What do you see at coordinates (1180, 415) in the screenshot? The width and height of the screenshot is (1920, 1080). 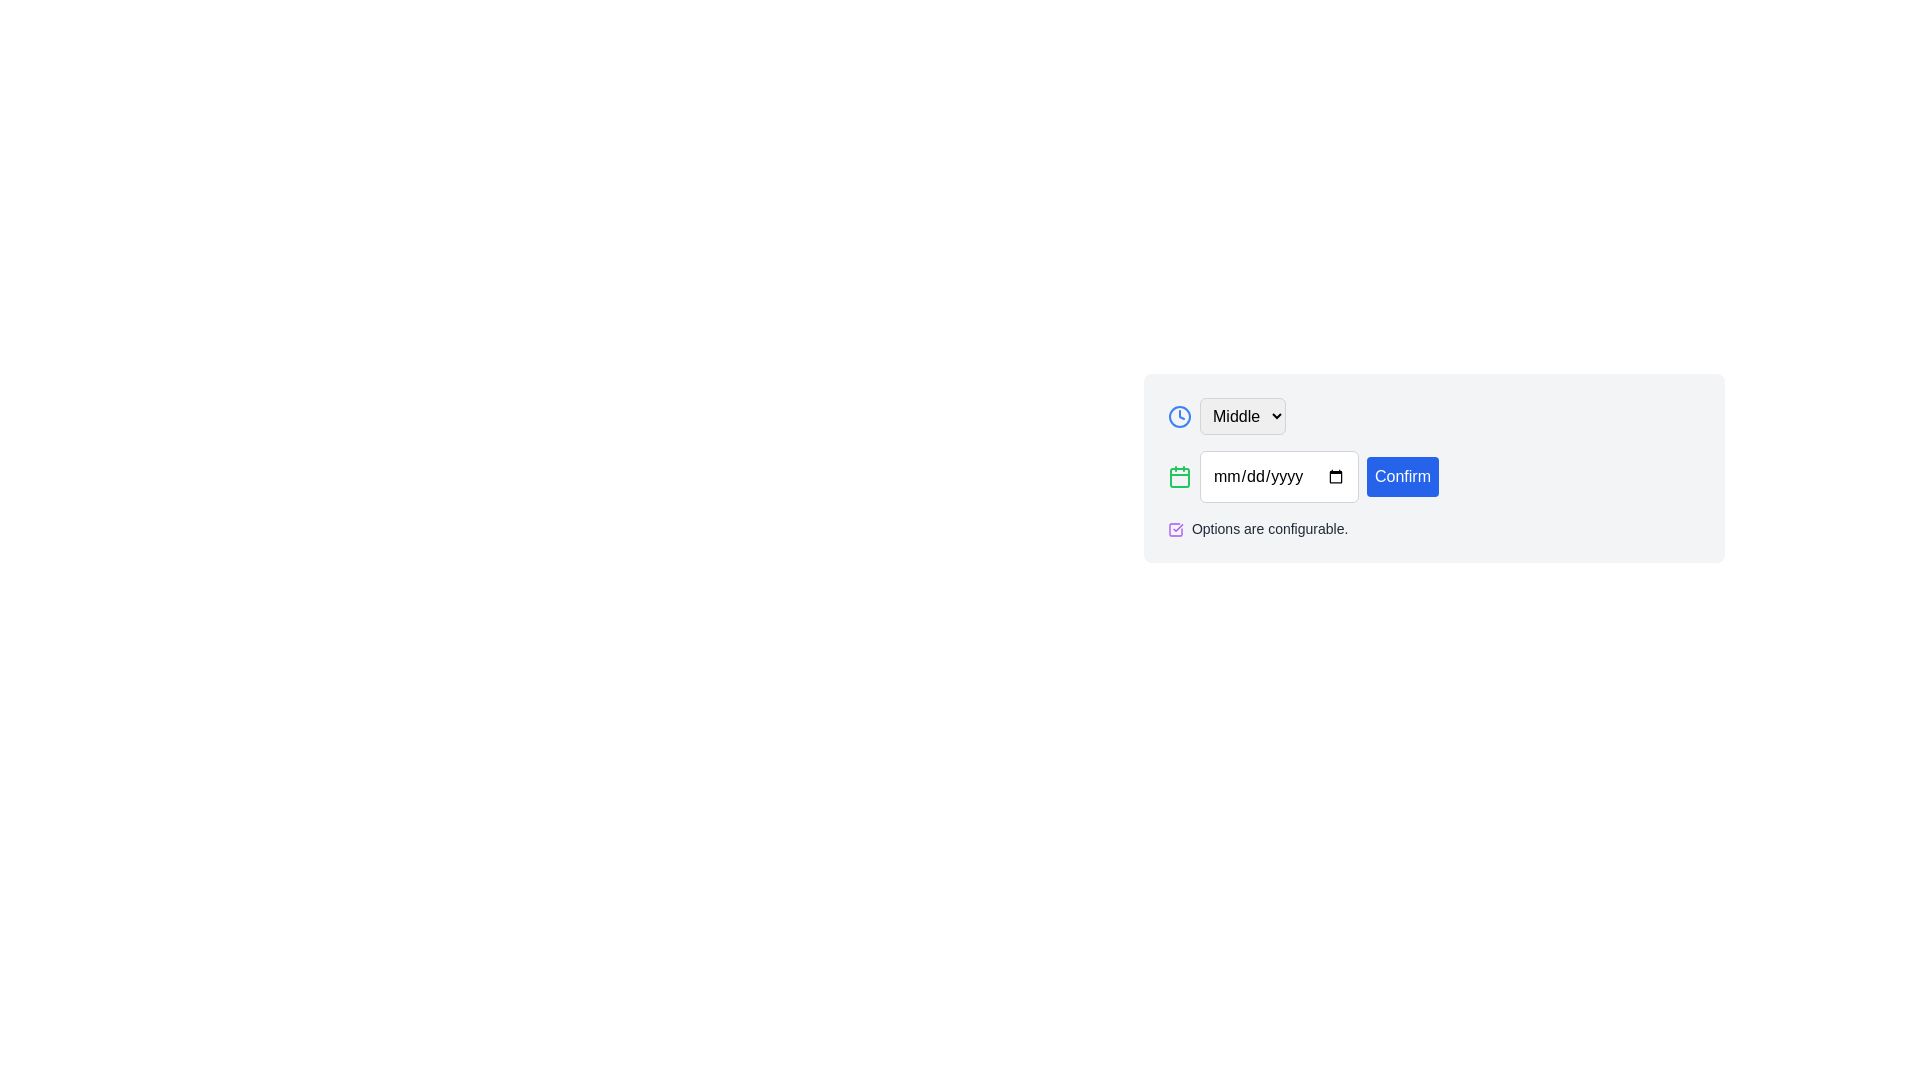 I see `the outermost circular component of the clock icon located in the top-left corner of the interface section` at bounding box center [1180, 415].